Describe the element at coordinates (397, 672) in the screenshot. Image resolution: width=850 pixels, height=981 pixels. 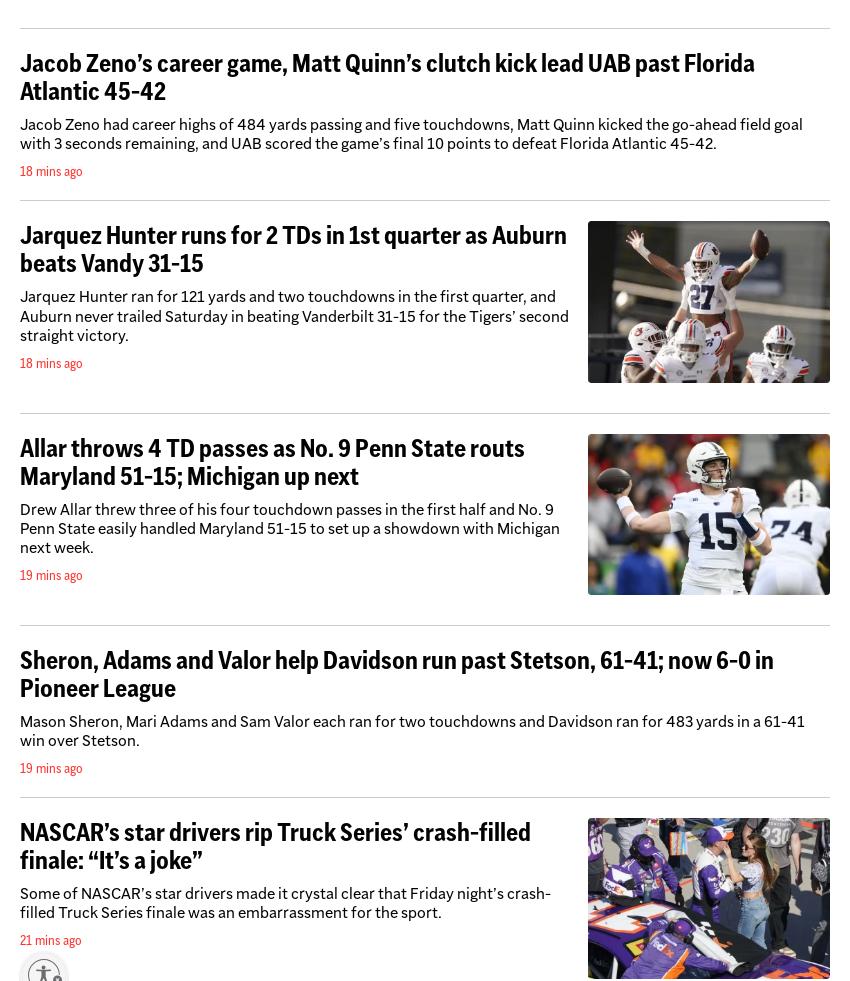
I see `'Sheron, Adams and Valor help Davidson run past Stetson, 61-41; now 6-0 in Pioneer League'` at that location.